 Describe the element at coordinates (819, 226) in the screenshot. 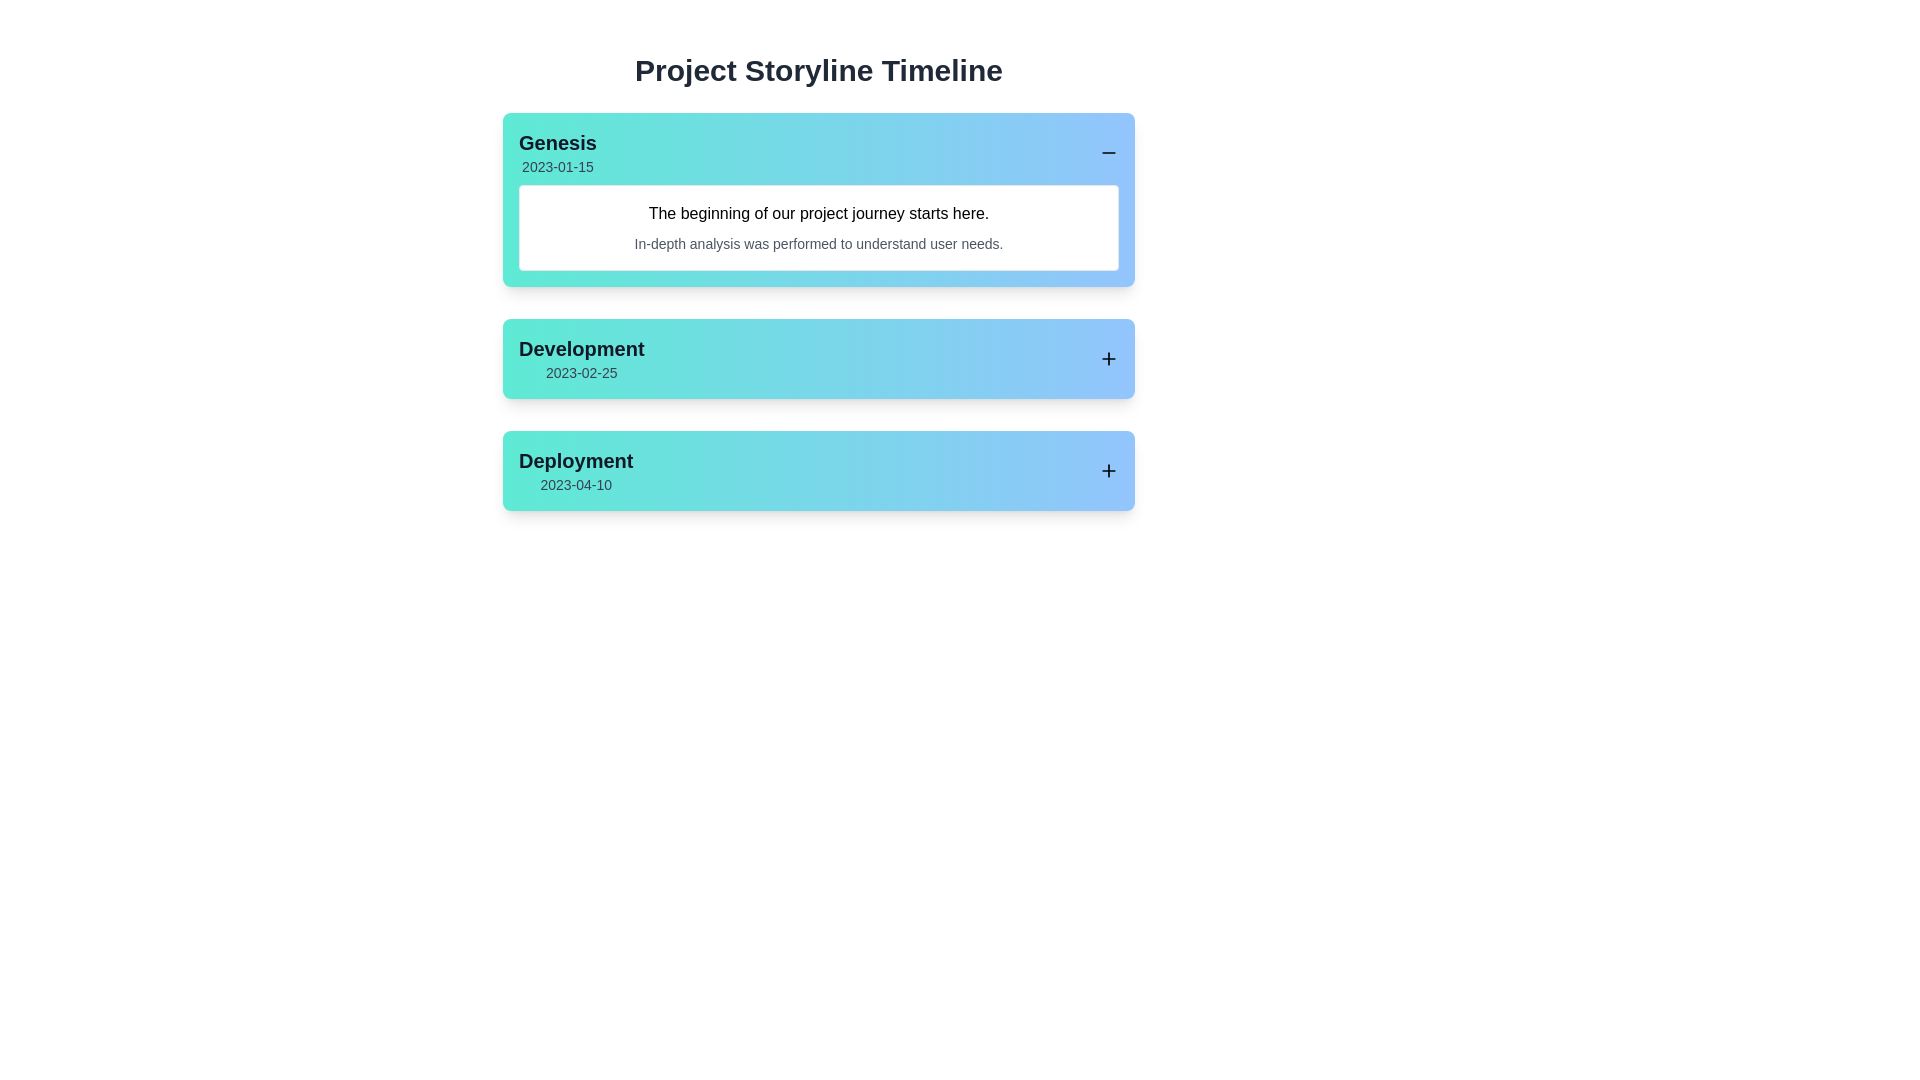

I see `the Static Content Box that presents information about the 'Genesis' stage of the project timeline, which is centrally located in the interface below the 'Genesis' title and above the 'Development' section` at that location.